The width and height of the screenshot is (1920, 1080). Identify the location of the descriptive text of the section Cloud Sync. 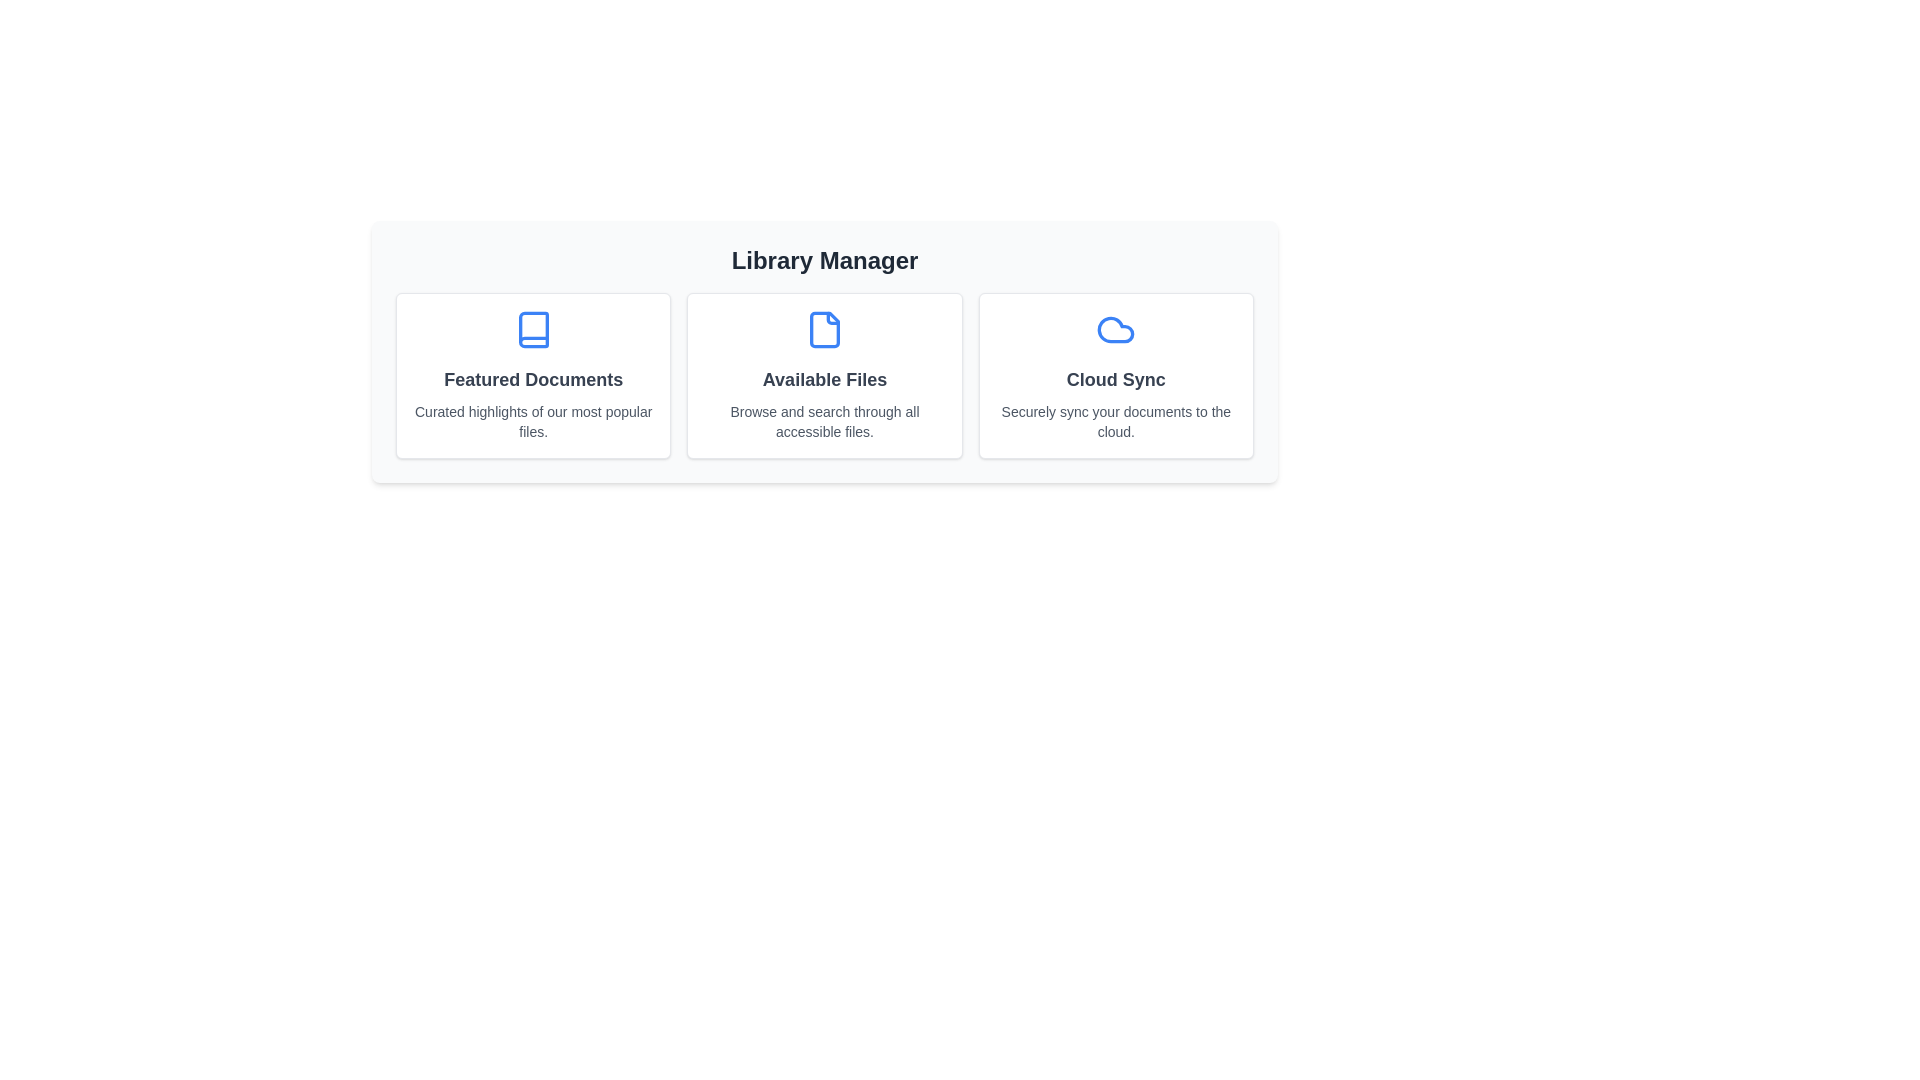
(1115, 420).